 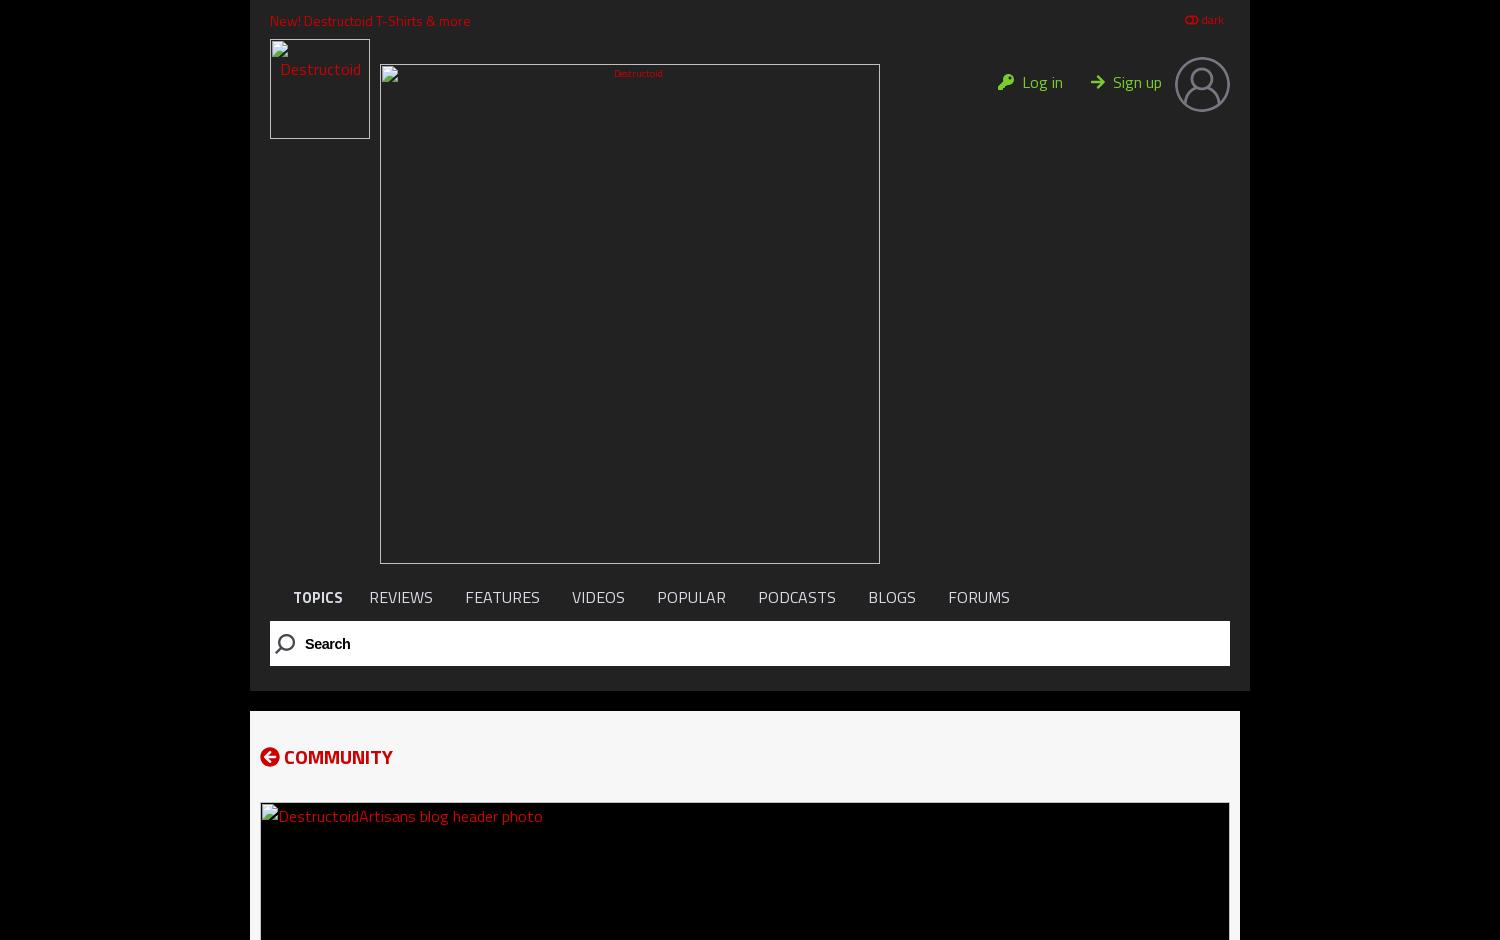 I want to click on 'BLOGS', so click(x=892, y=595).